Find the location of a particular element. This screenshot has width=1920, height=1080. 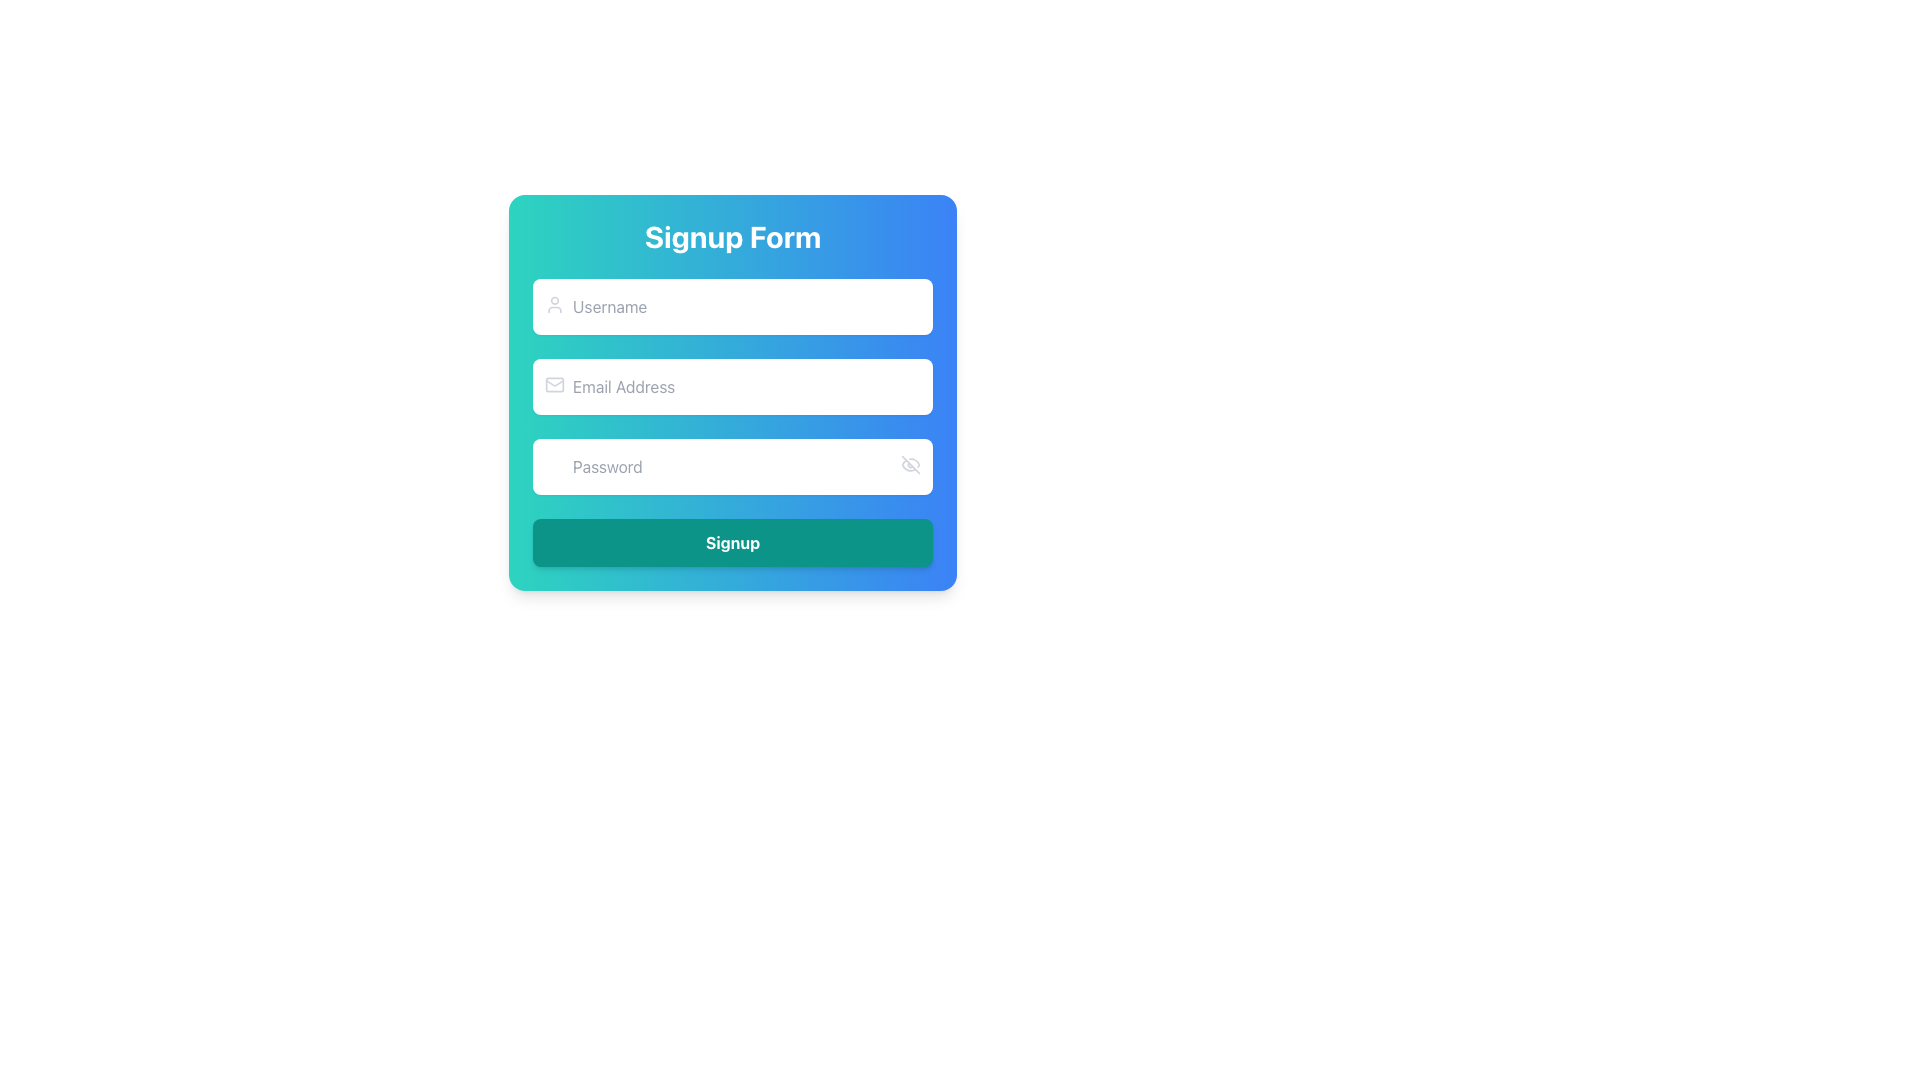

the visibility toggle icon located on the right-hand side of the password input field in the form is located at coordinates (910, 465).